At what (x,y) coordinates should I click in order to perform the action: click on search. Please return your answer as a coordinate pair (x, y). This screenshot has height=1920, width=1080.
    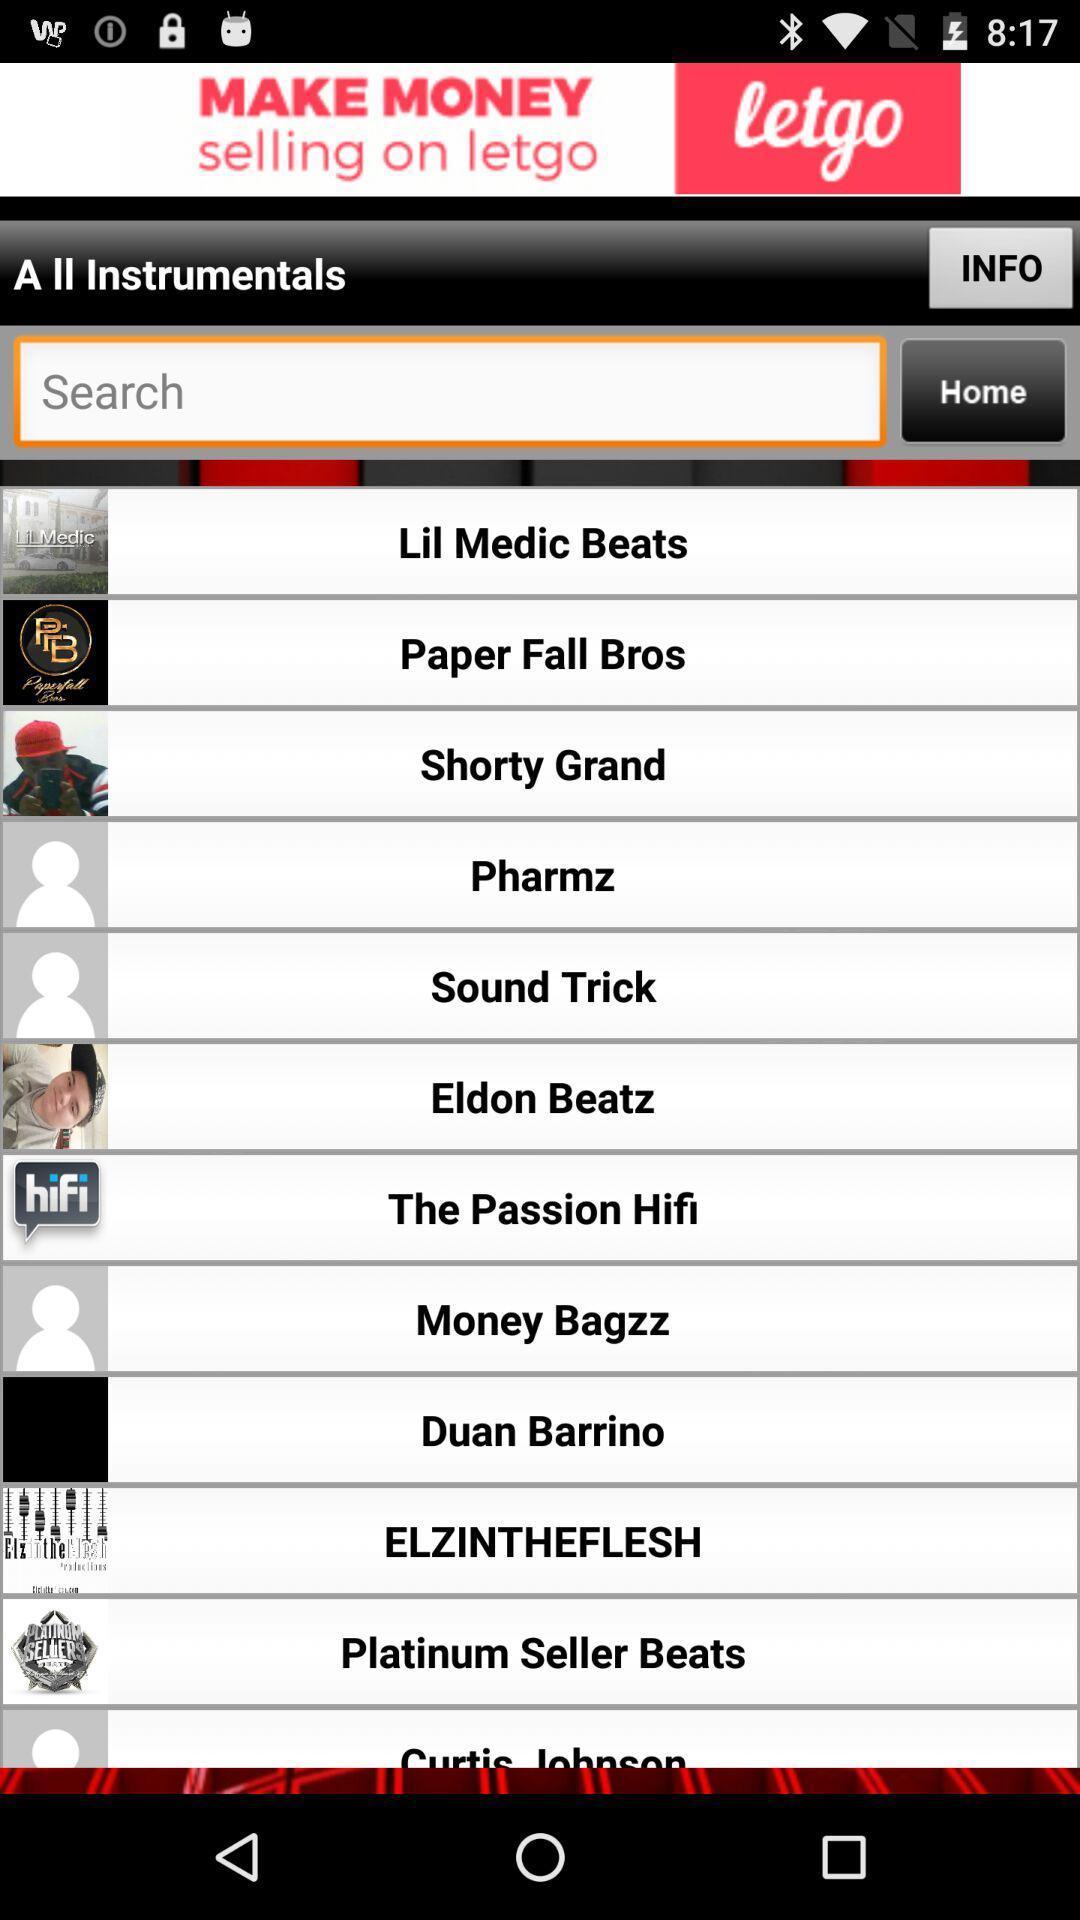
    Looking at the image, I should click on (450, 396).